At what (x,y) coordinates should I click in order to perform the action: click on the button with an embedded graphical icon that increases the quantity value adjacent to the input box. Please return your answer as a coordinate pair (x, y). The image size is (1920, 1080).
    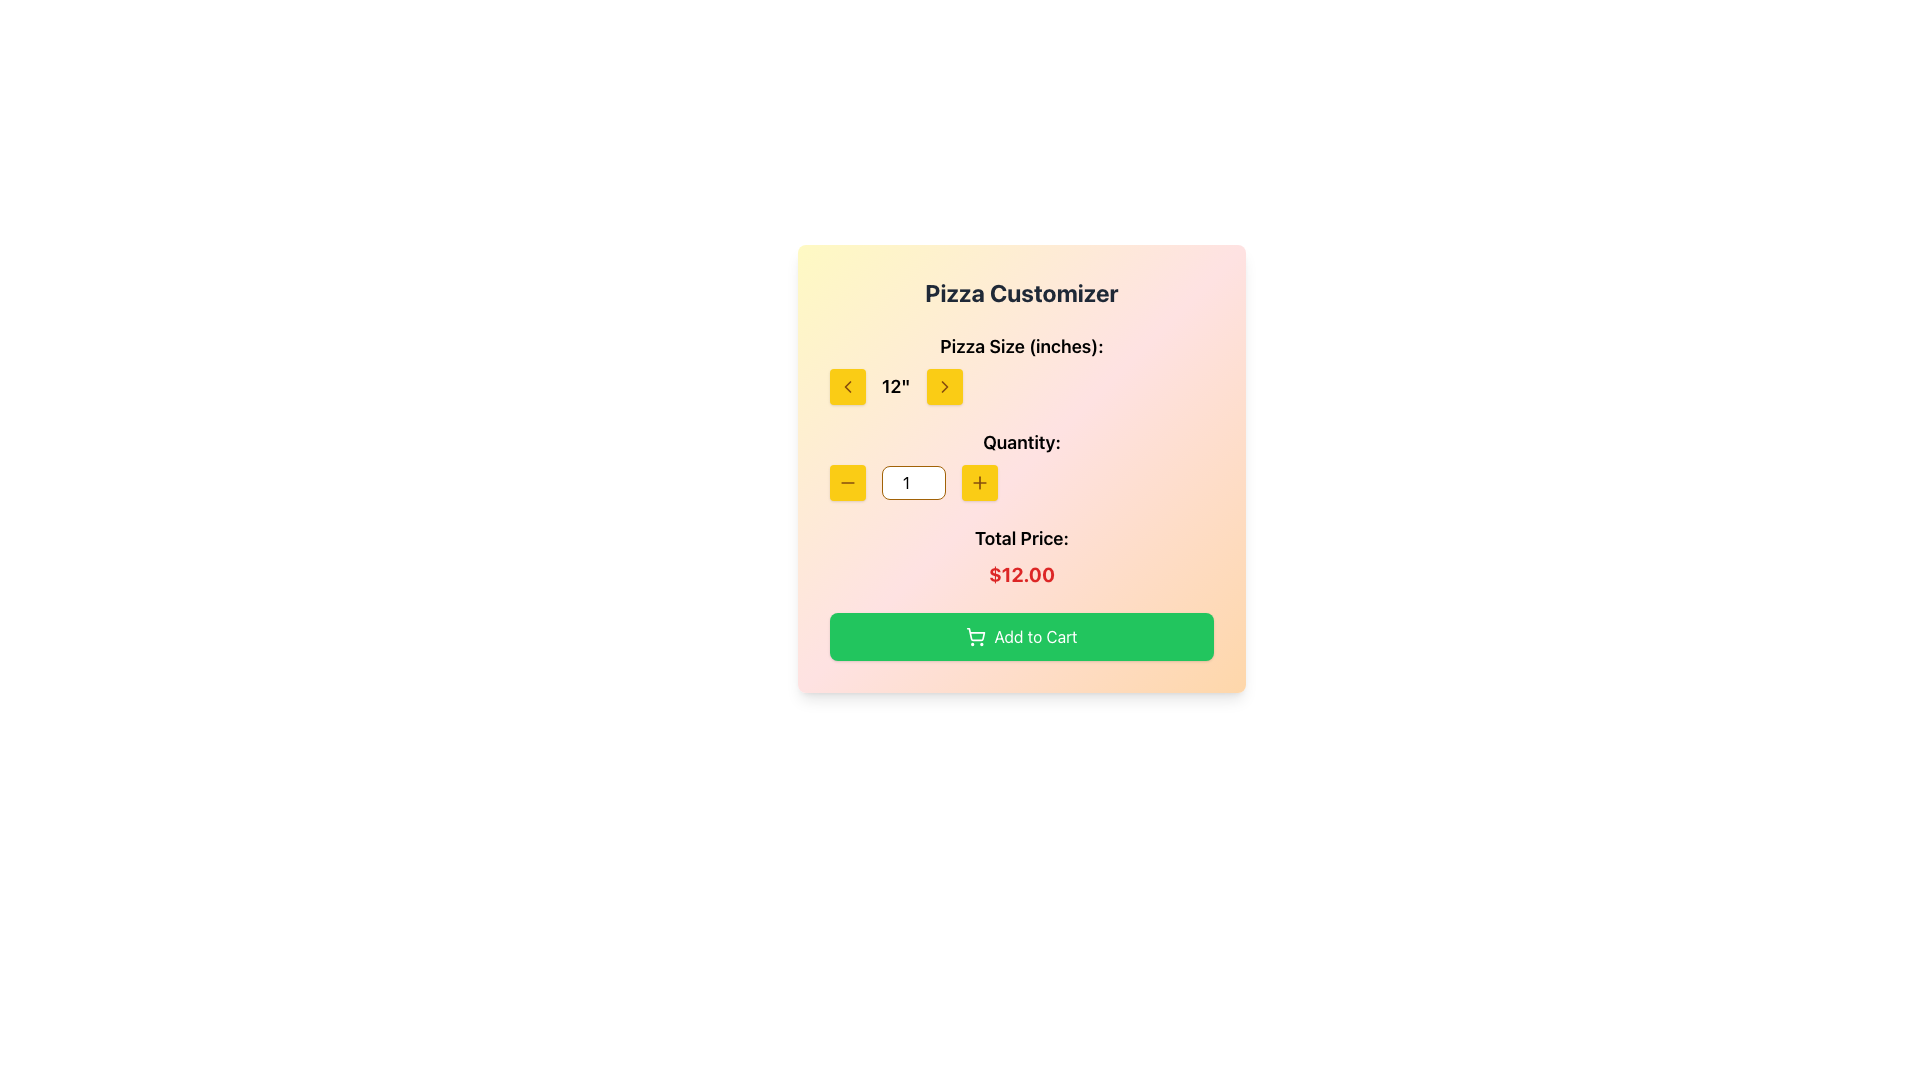
    Looking at the image, I should click on (979, 482).